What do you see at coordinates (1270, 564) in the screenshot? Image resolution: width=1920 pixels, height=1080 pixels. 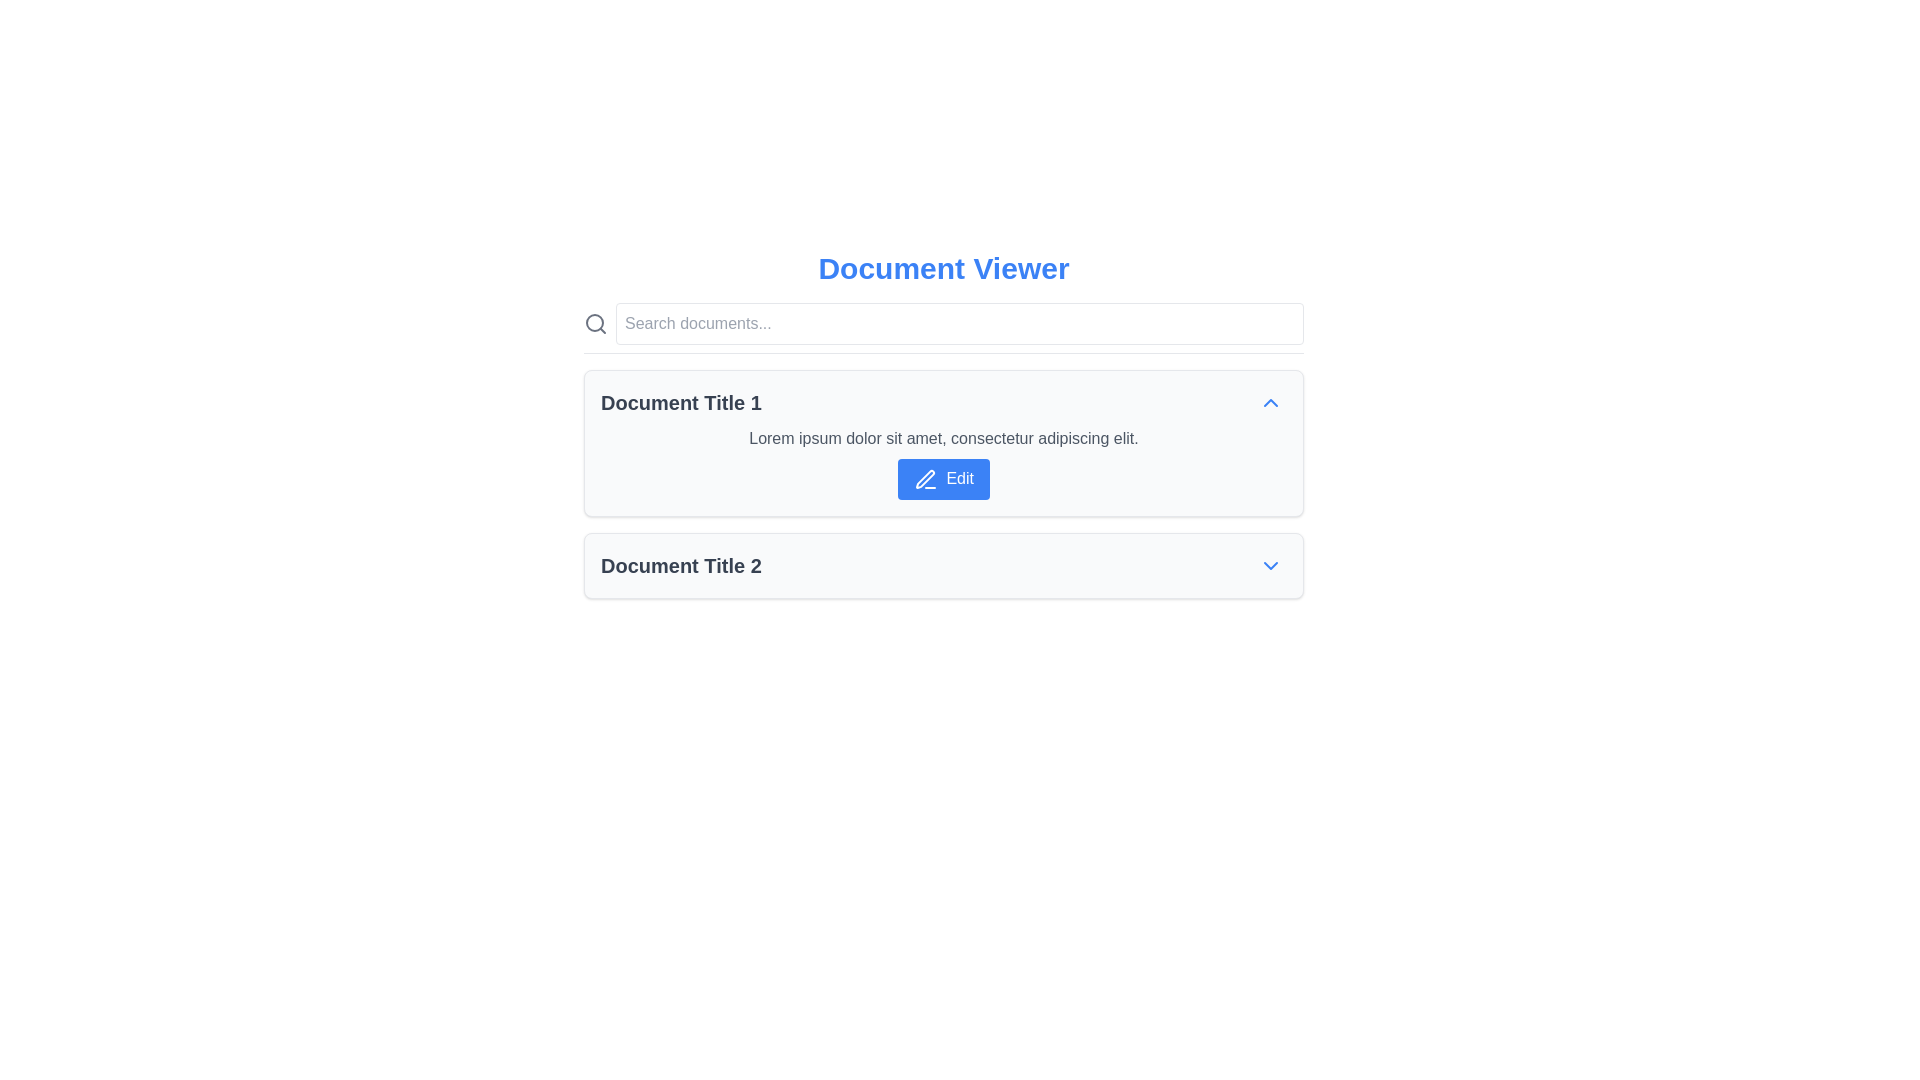 I see `the downward-pointing chevron button with a thin blue outline at the top-right corner of the 'Document Title 2' section` at bounding box center [1270, 564].